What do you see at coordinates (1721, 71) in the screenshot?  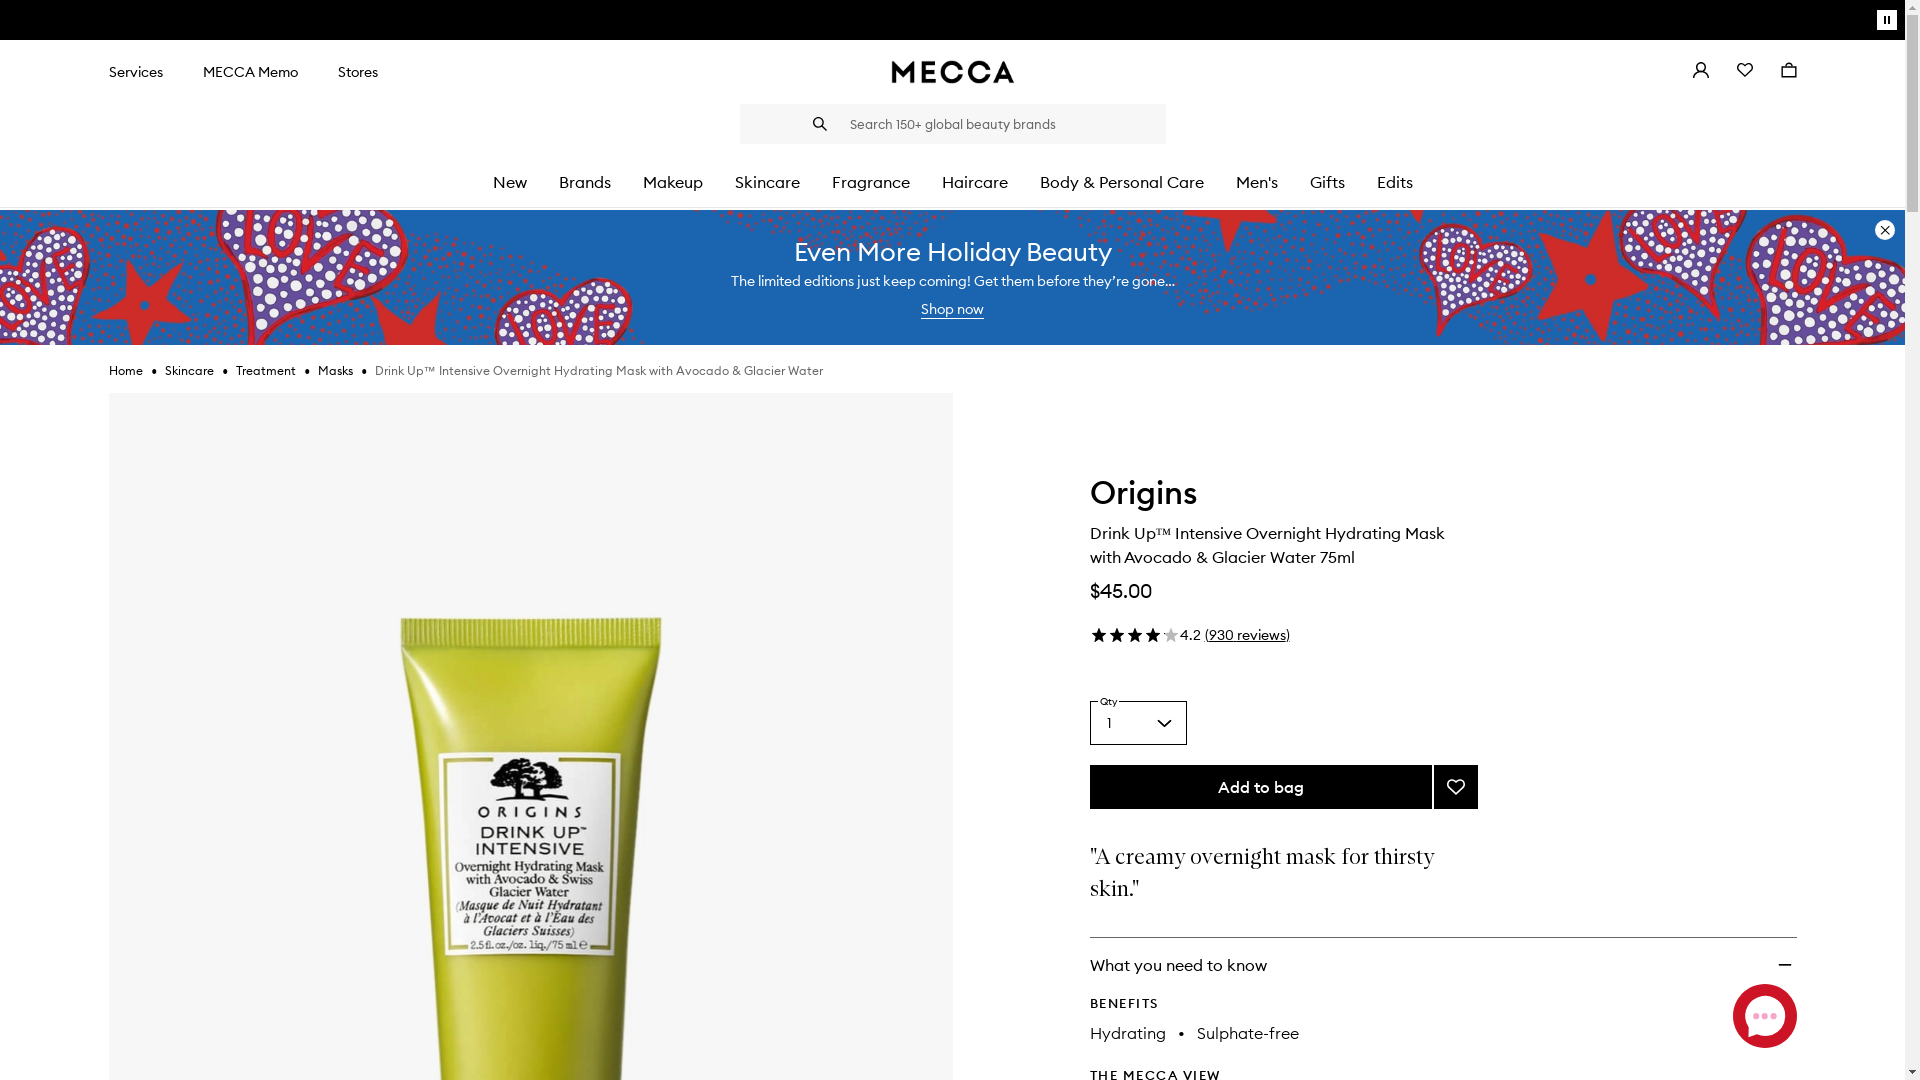 I see `'Wishlist'` at bounding box center [1721, 71].